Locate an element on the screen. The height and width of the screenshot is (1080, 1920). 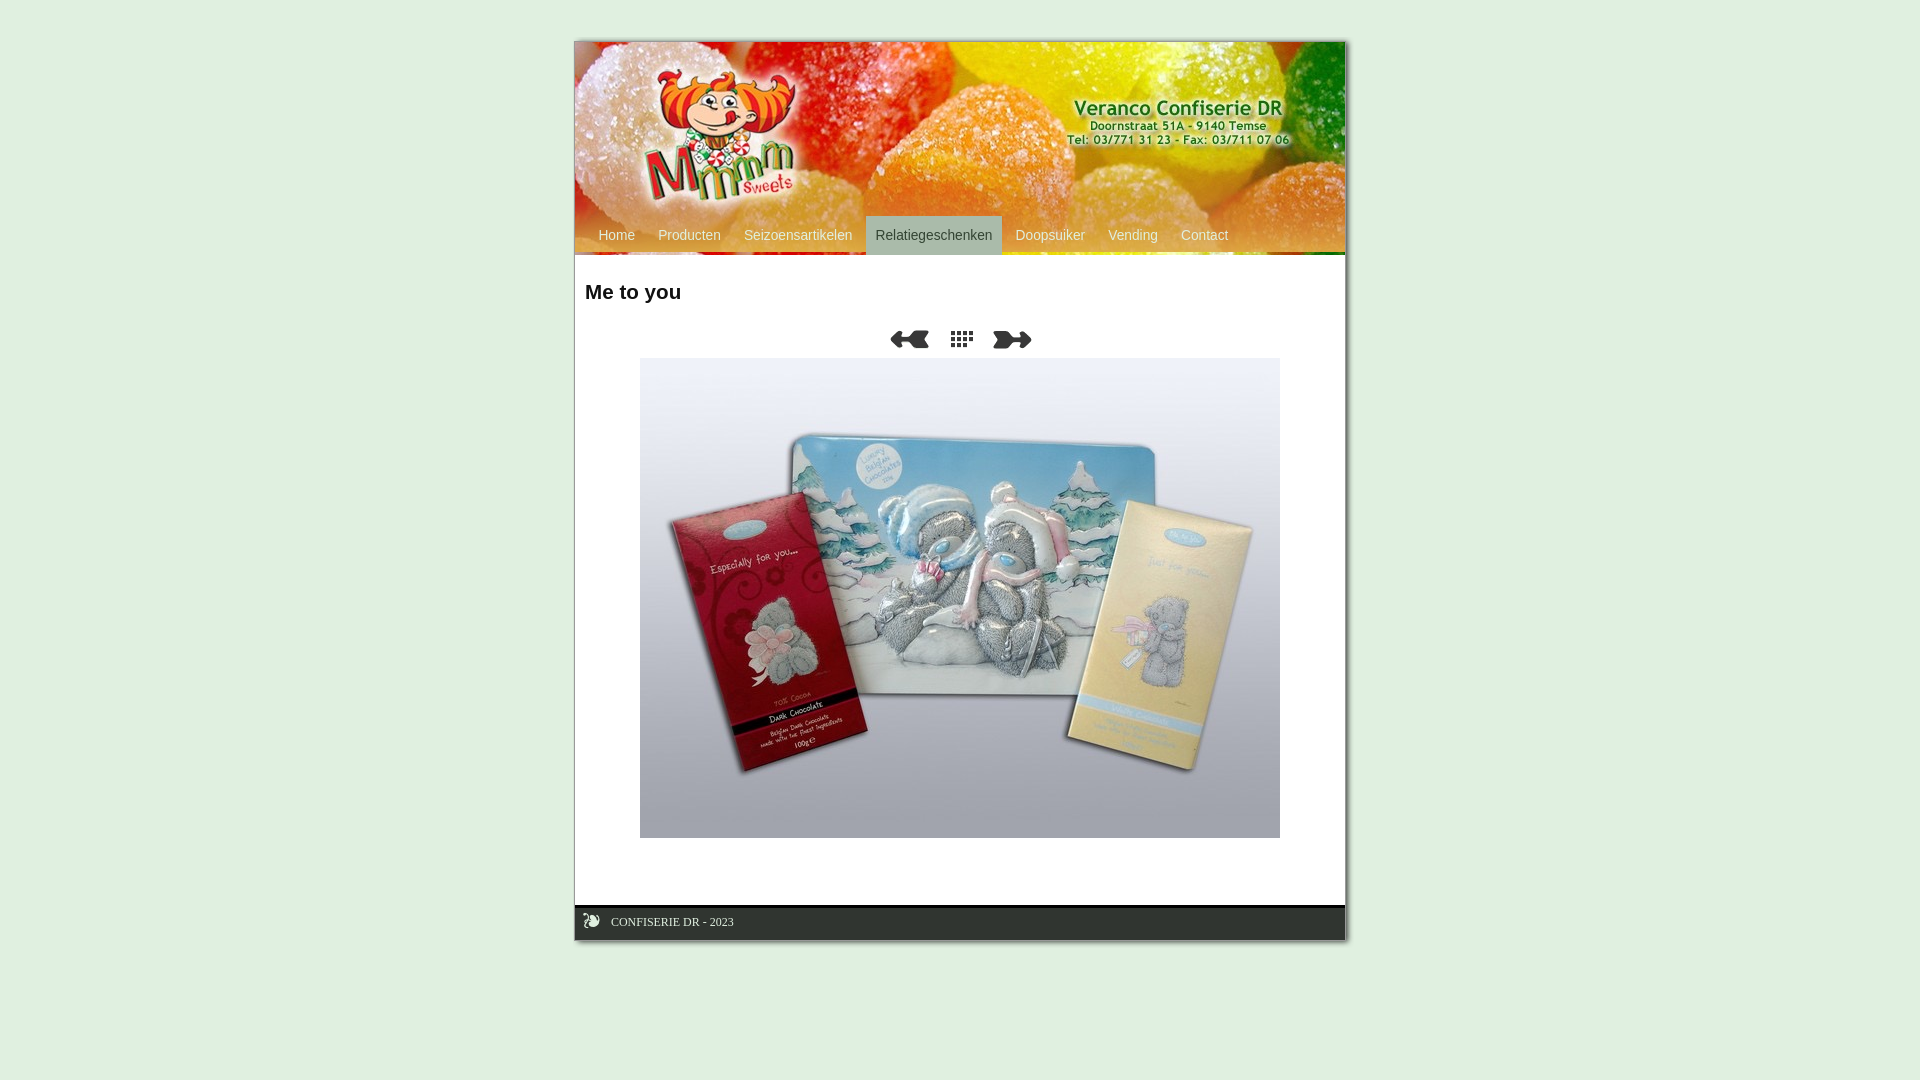
'Seizoensartikelen' is located at coordinates (796, 234).